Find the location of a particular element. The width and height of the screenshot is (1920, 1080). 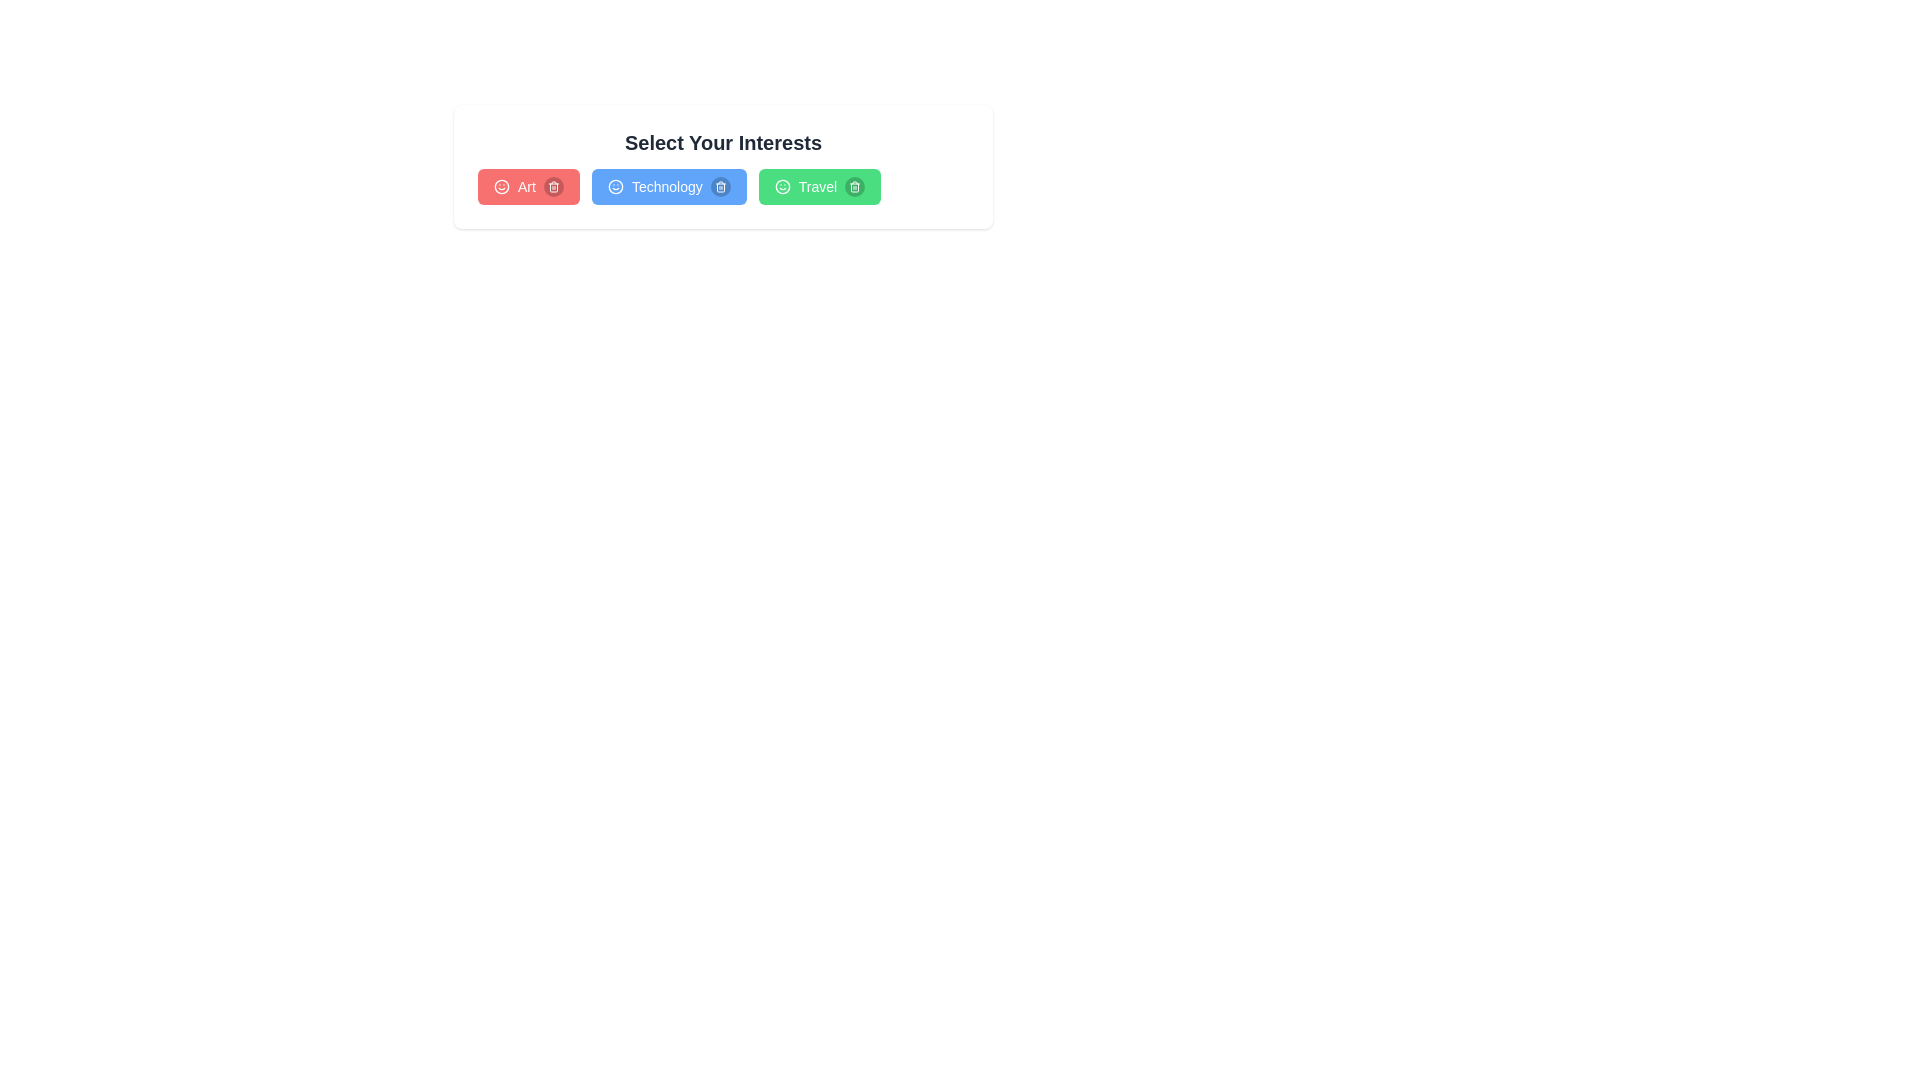

the trash icon next to the interest labeled Technology is located at coordinates (720, 186).